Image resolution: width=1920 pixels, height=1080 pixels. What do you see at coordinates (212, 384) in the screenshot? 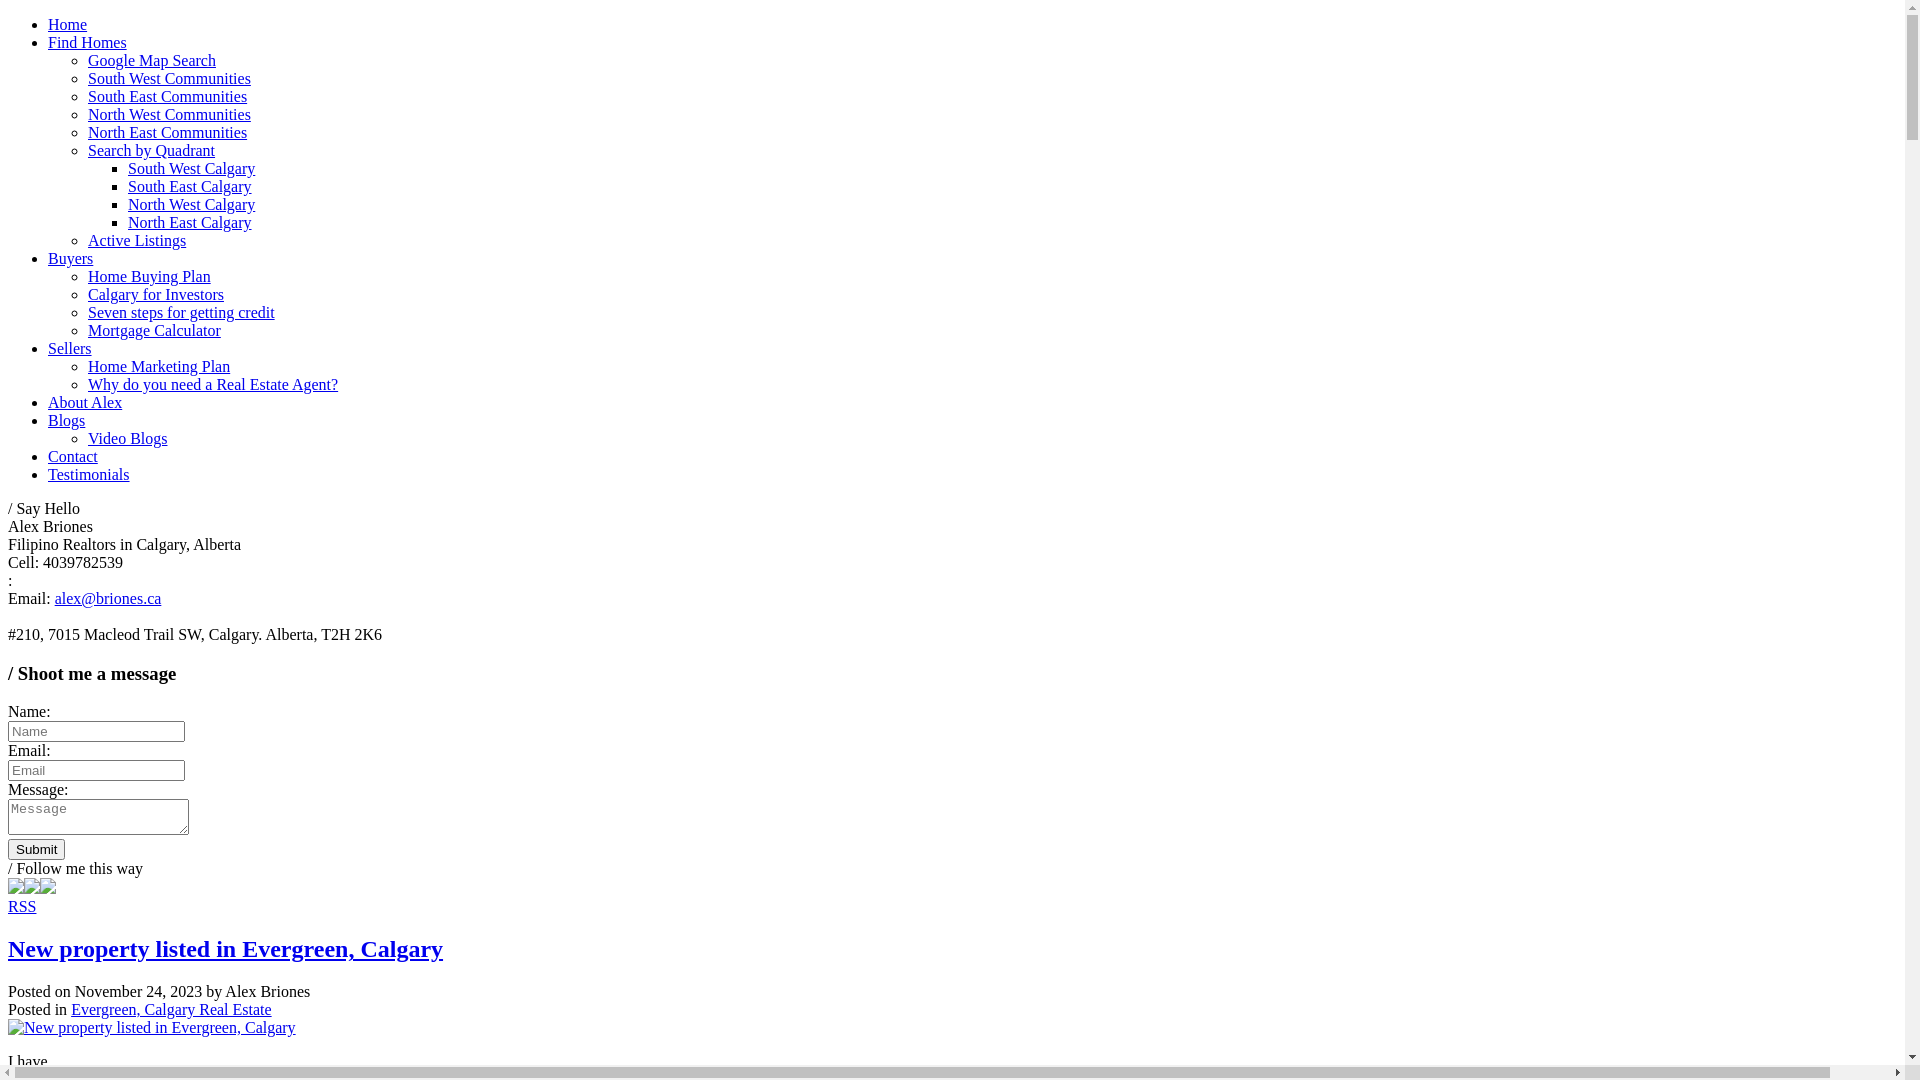
I see `'Why do you need a Real Estate Agent?'` at bounding box center [212, 384].